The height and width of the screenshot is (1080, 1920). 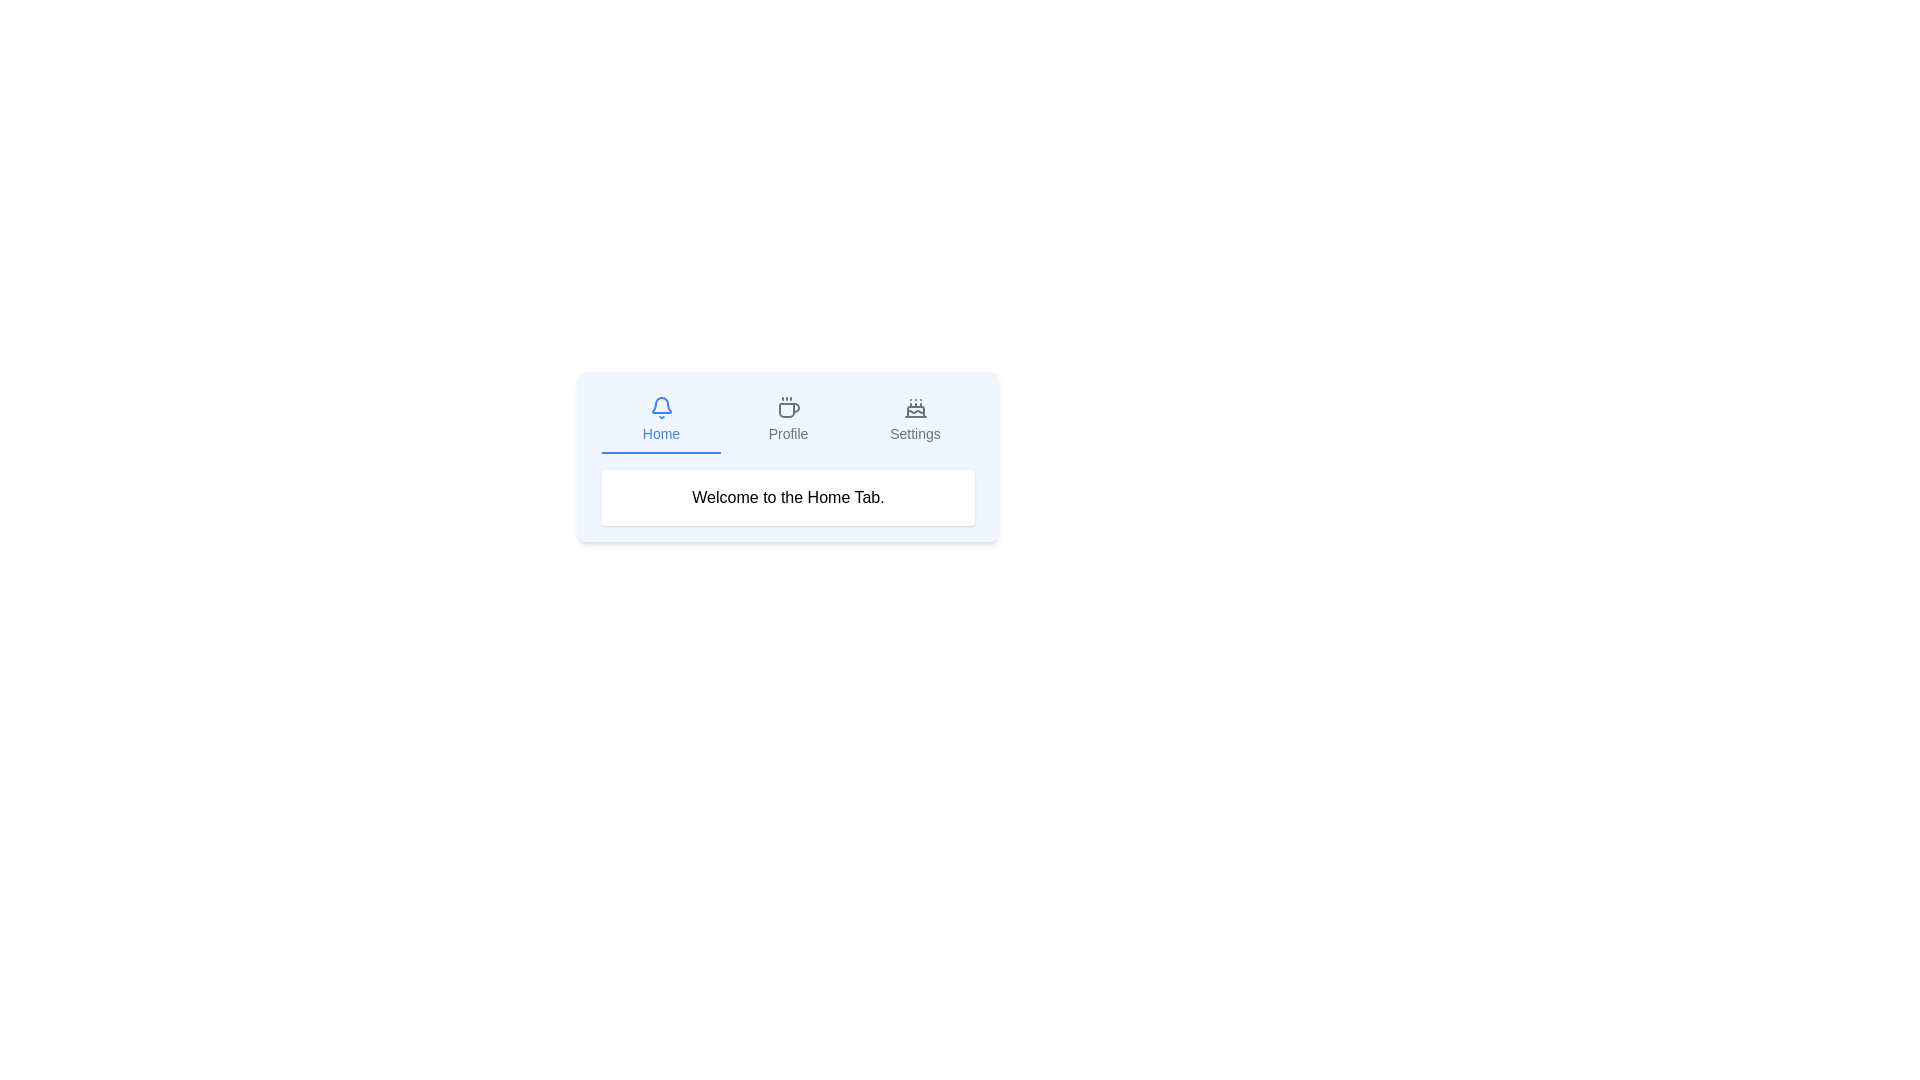 What do you see at coordinates (787, 419) in the screenshot?
I see `the Profile tab to observe changes` at bounding box center [787, 419].